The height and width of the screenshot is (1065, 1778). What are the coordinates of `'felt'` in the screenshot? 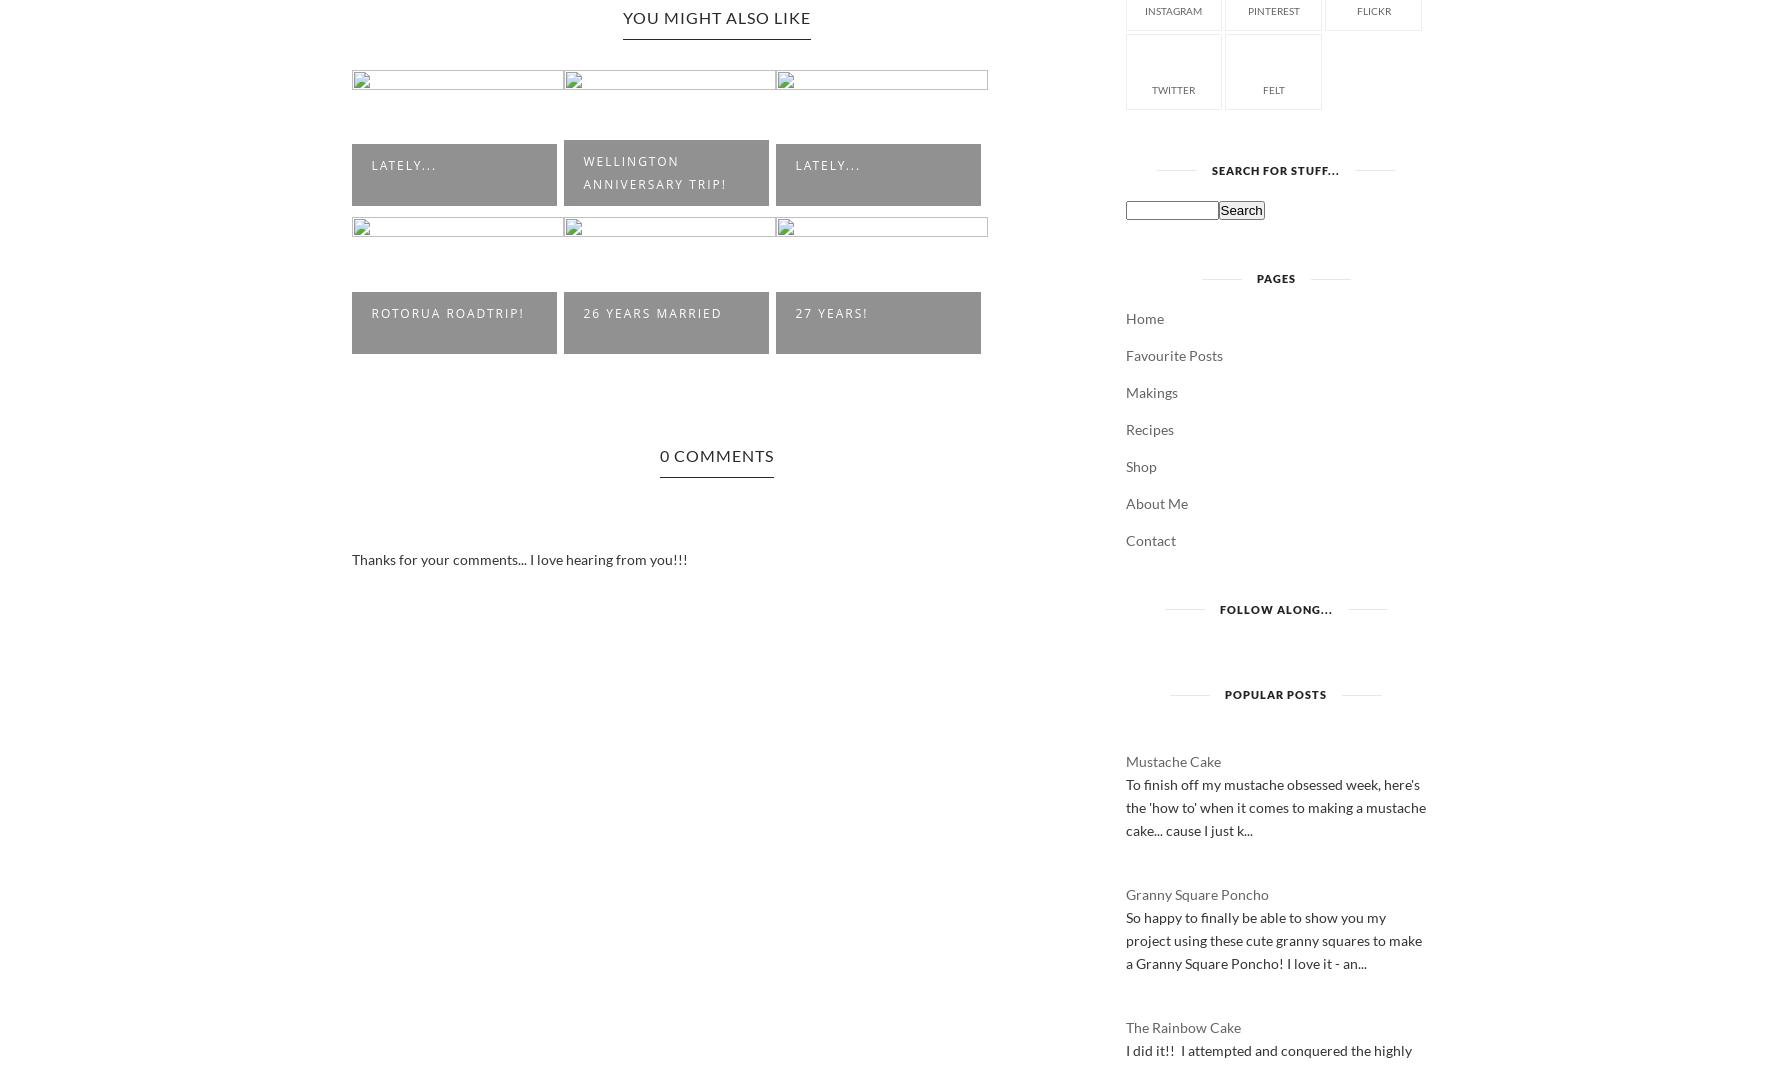 It's located at (1273, 88).